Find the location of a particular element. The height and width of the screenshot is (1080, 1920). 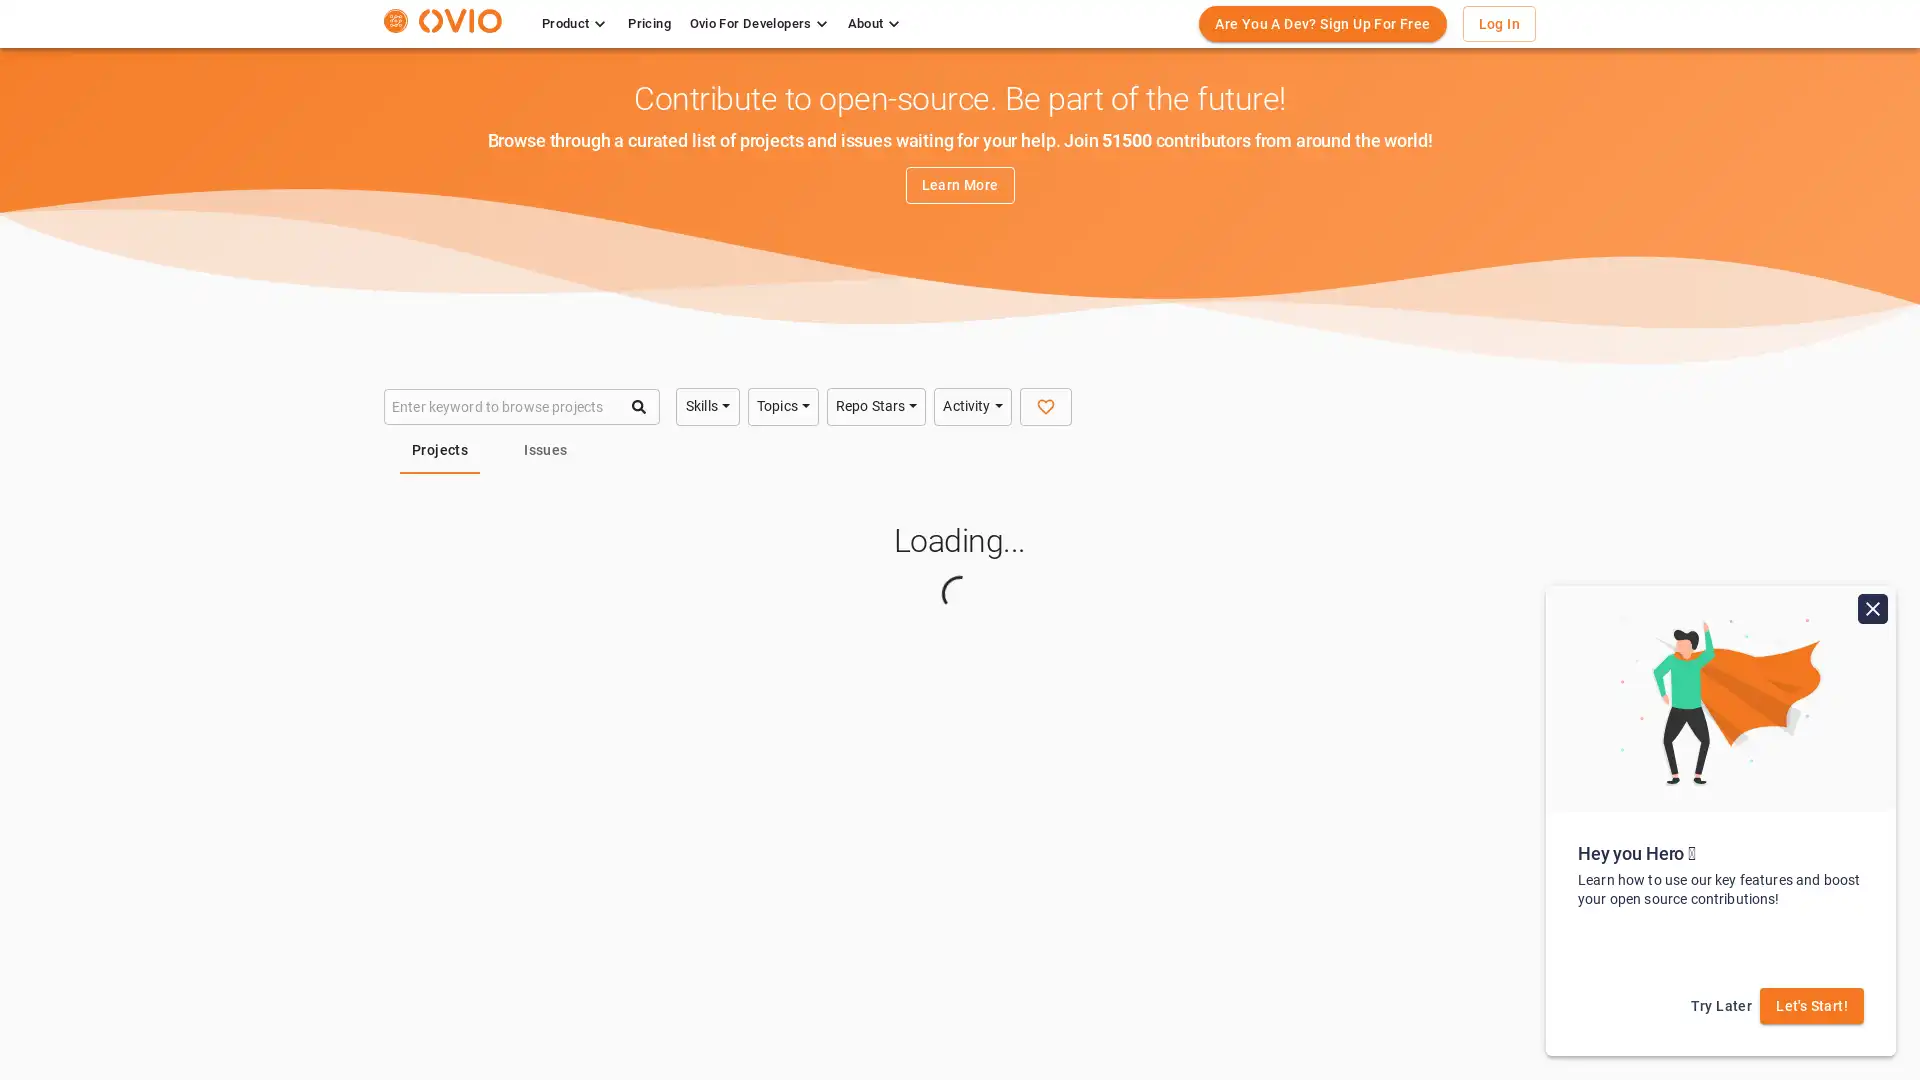

Product is located at coordinates (574, 23).